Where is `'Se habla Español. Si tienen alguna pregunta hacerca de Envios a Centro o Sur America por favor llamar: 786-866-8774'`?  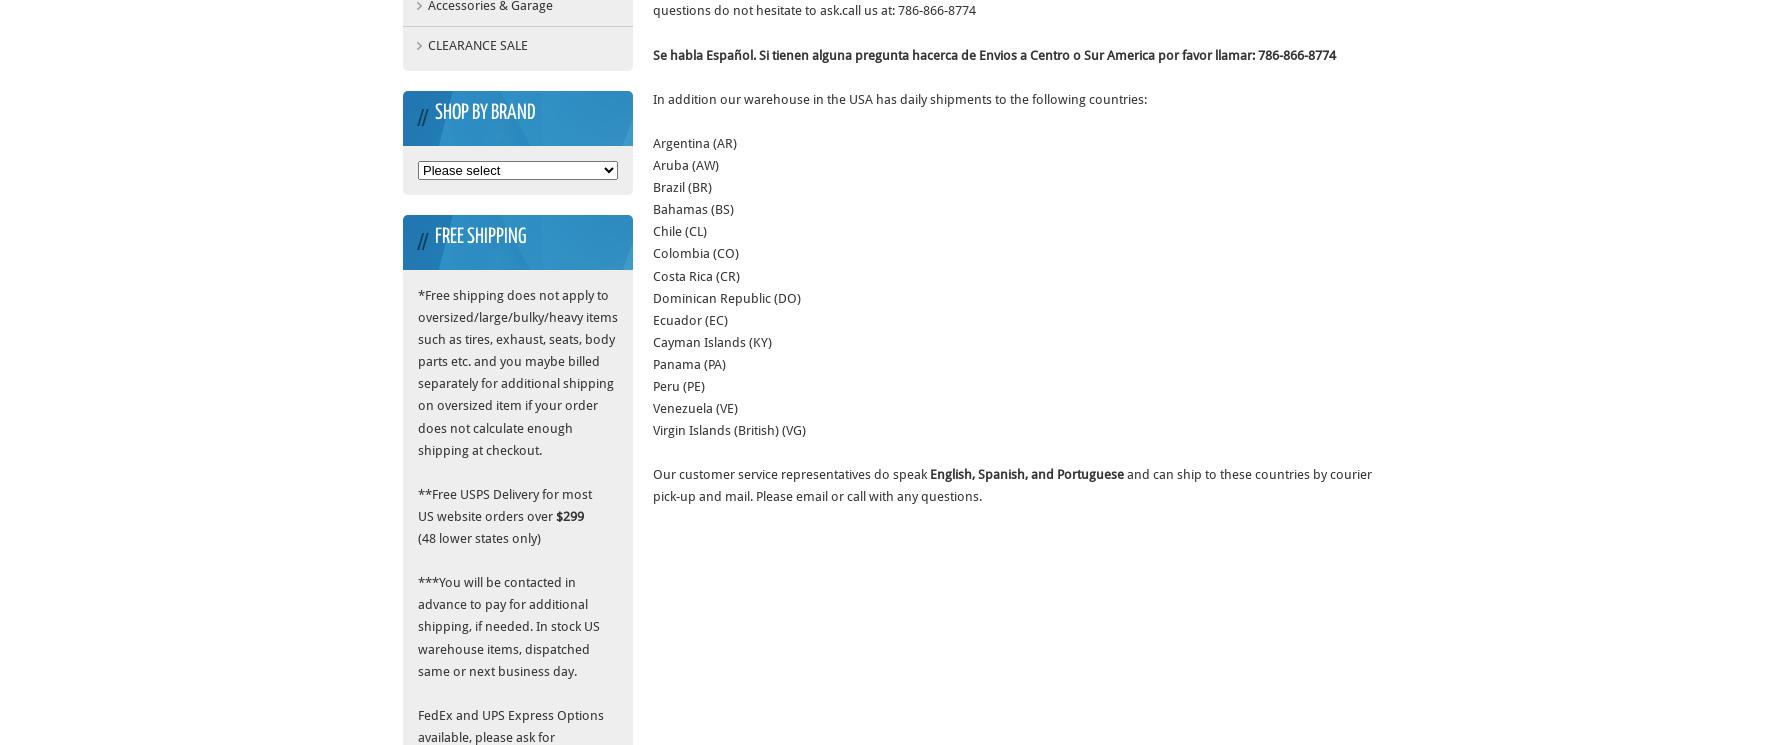
'Se habla Español. Si tienen alguna pregunta hacerca de Envios a Centro o Sur America por favor llamar: 786-866-8774' is located at coordinates (994, 53).